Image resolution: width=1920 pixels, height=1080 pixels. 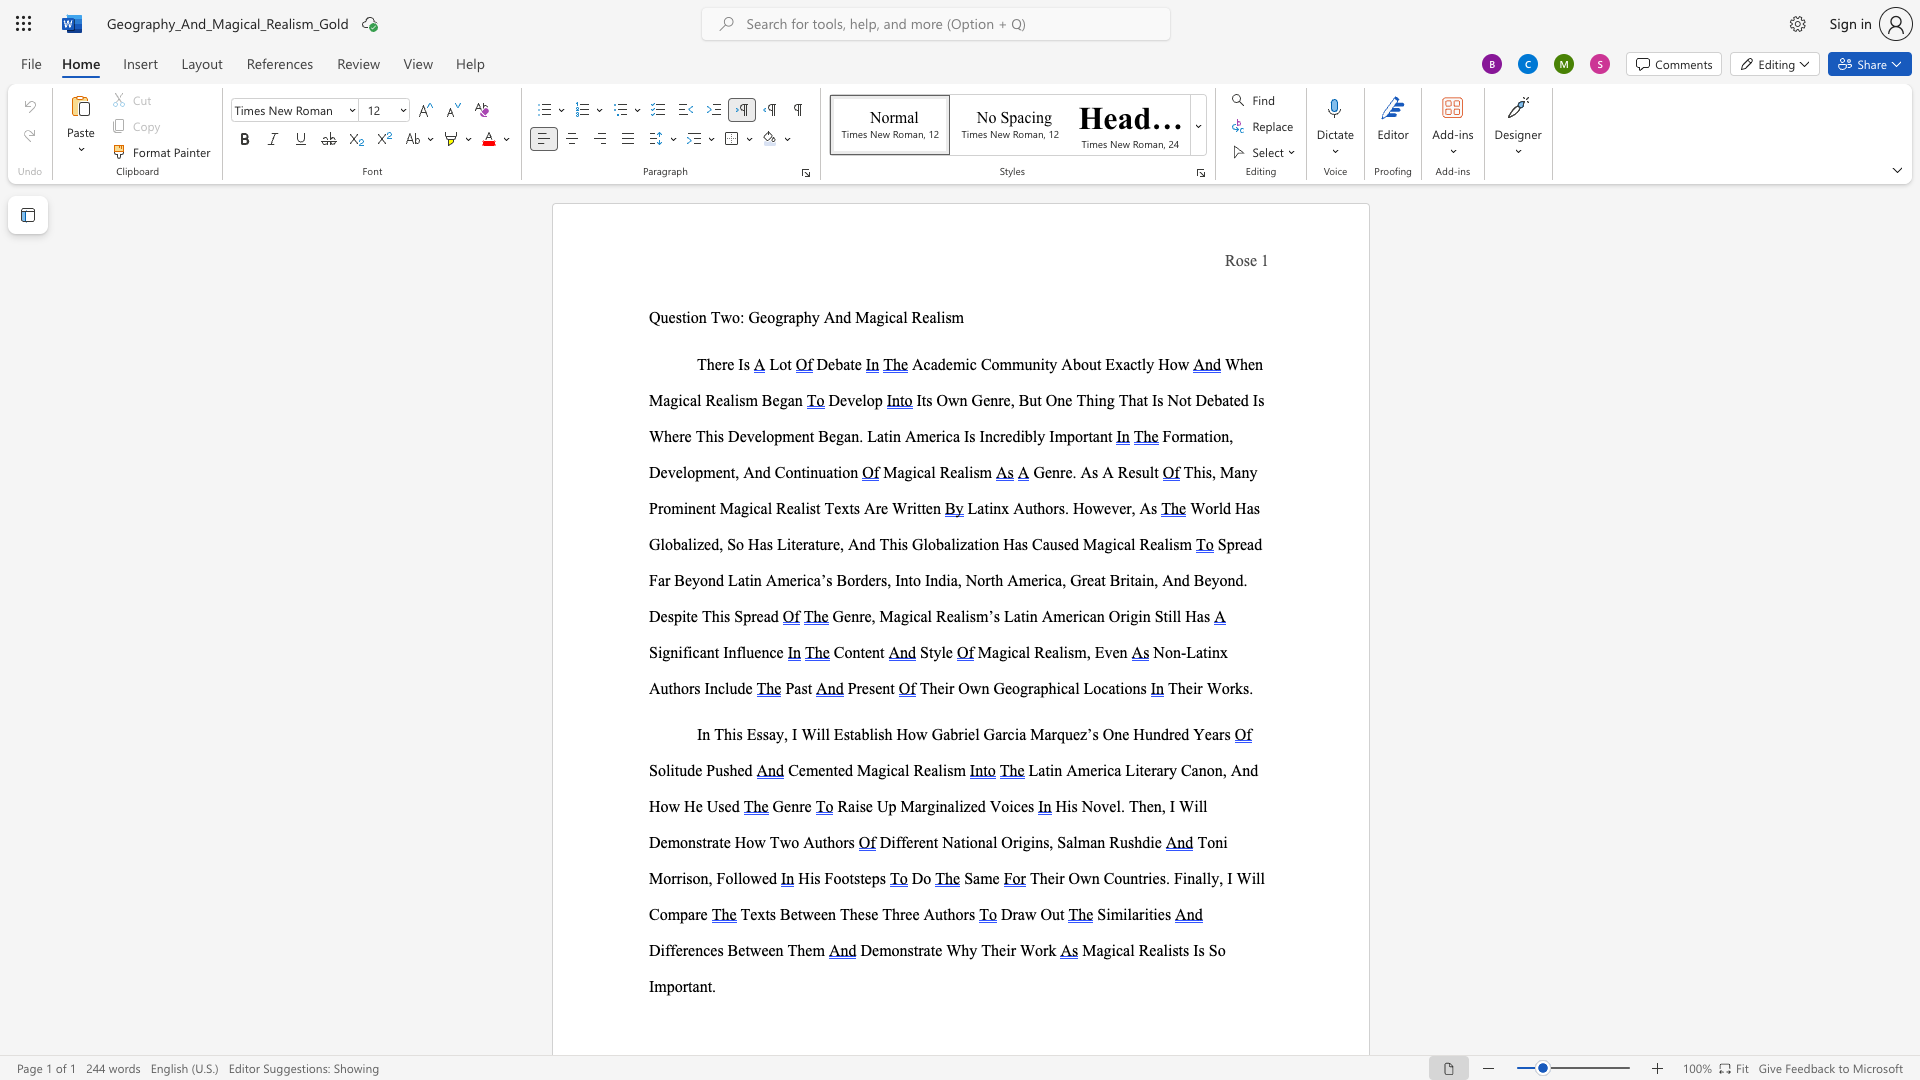 I want to click on the 2th character "A" in the text, so click(x=1145, y=507).